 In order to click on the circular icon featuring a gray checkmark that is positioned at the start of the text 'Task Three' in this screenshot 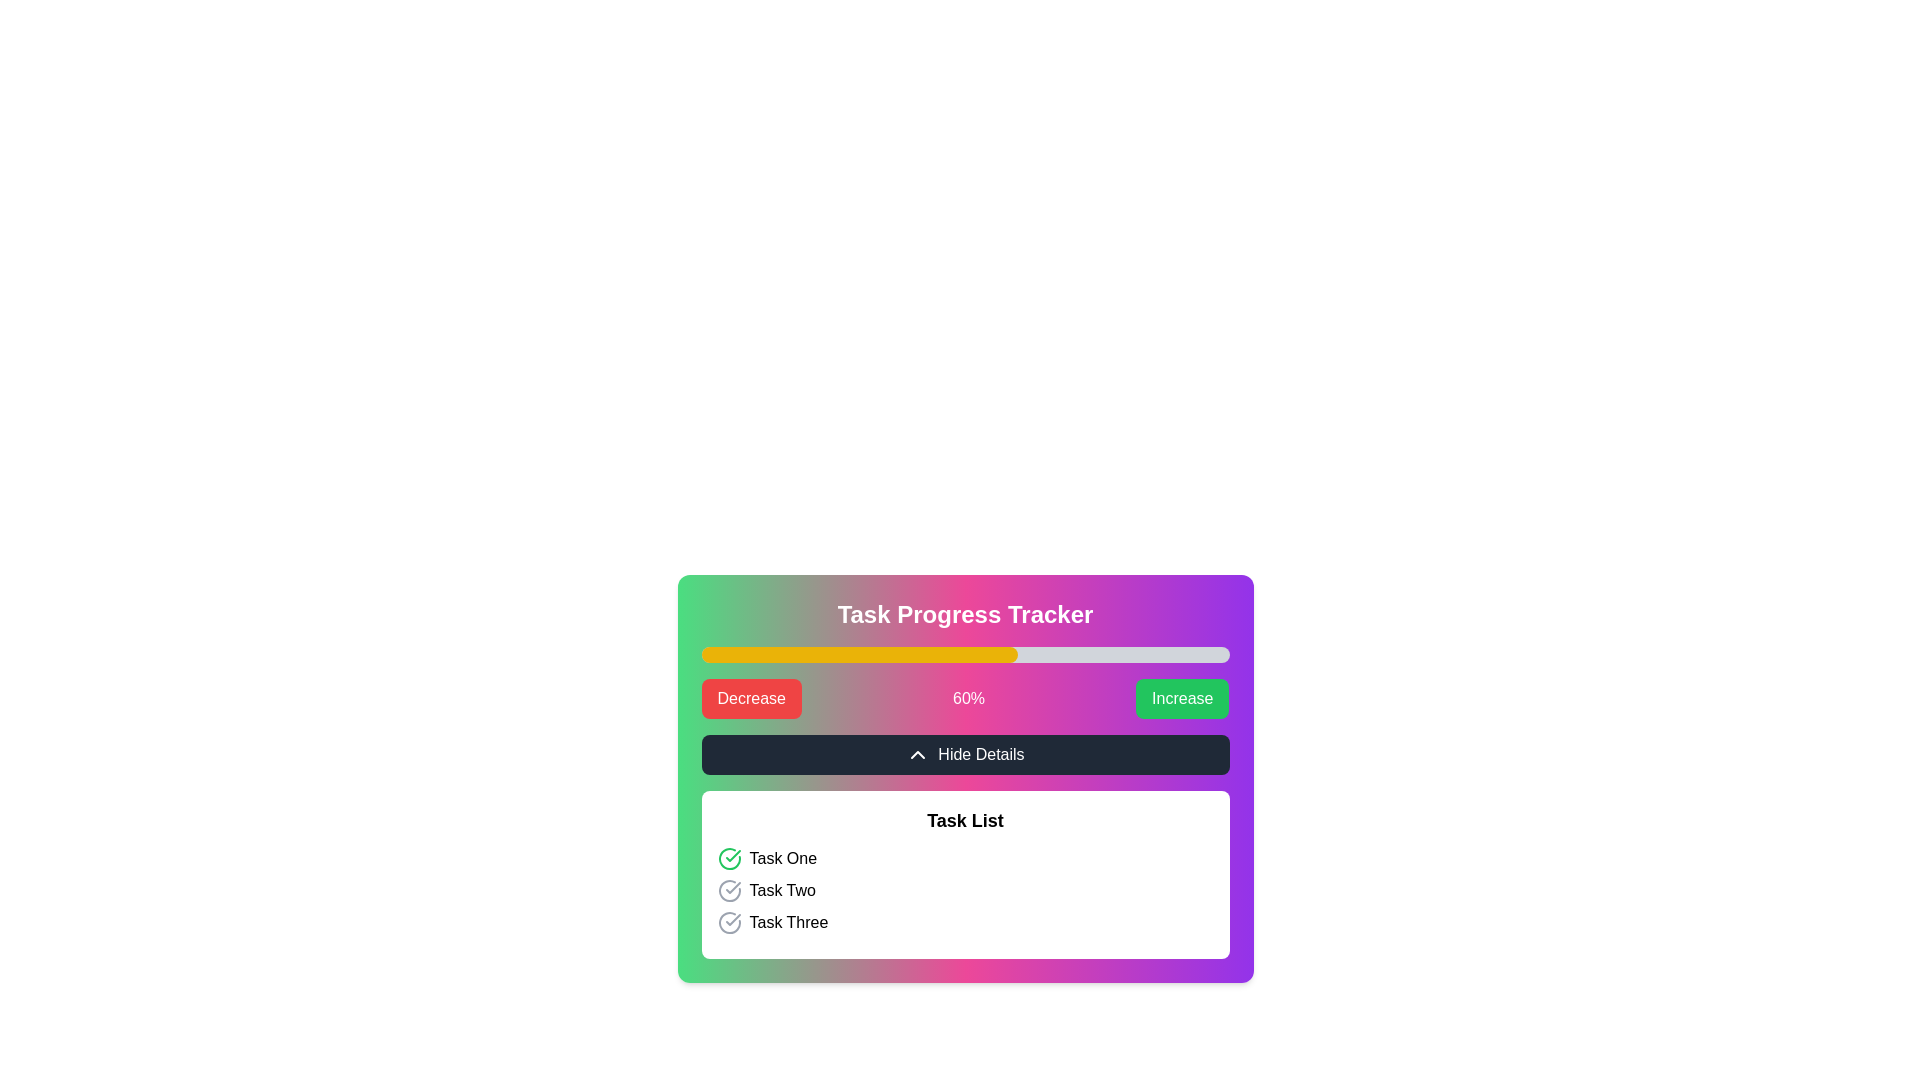, I will do `click(728, 922)`.